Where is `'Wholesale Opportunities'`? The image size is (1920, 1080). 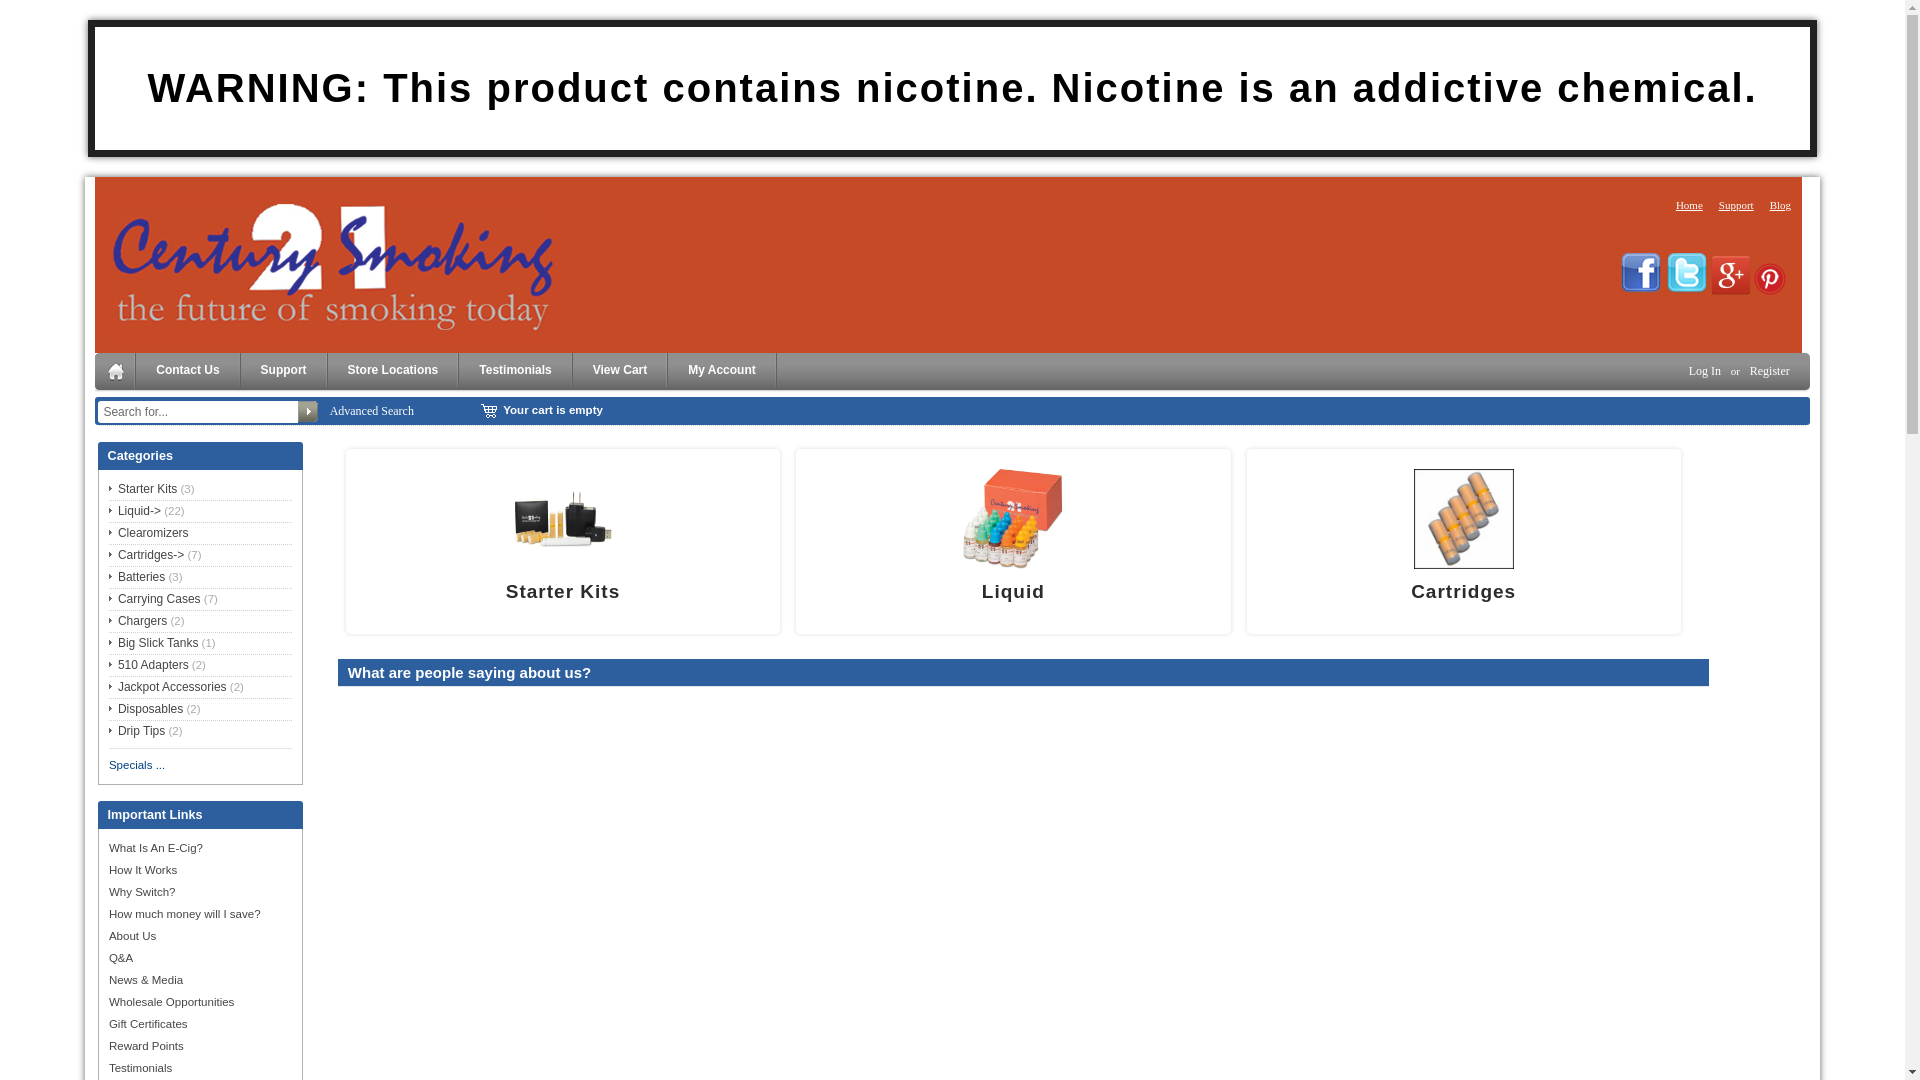 'Wholesale Opportunities' is located at coordinates (171, 1002).